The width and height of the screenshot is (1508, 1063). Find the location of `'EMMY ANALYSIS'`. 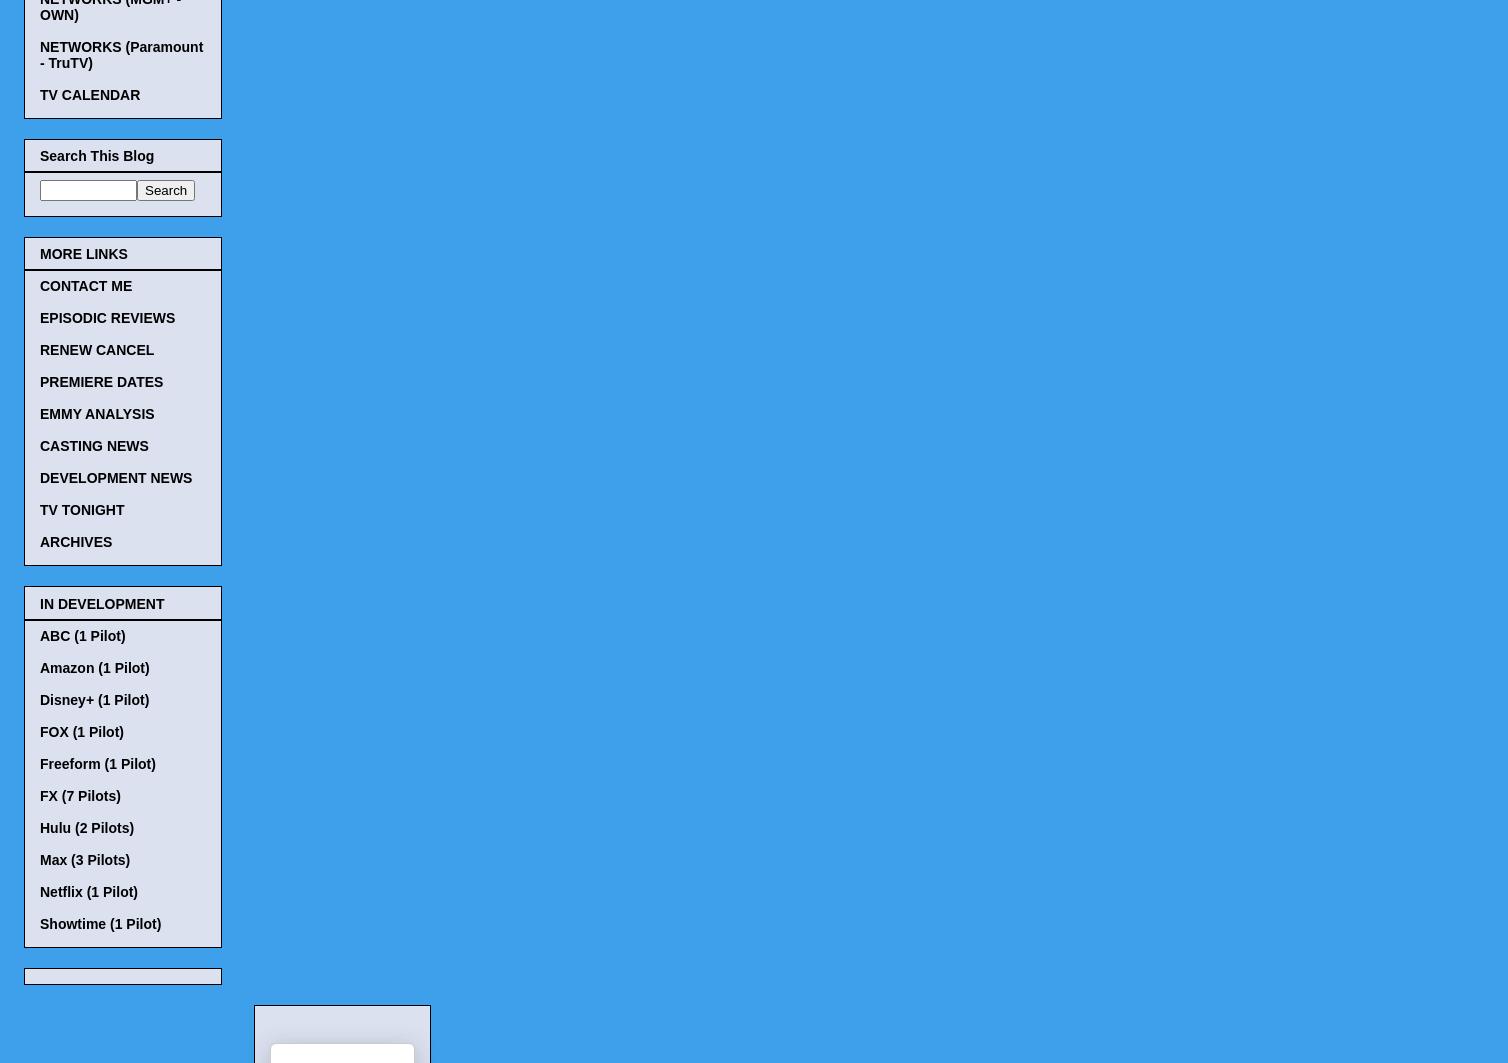

'EMMY ANALYSIS' is located at coordinates (96, 414).